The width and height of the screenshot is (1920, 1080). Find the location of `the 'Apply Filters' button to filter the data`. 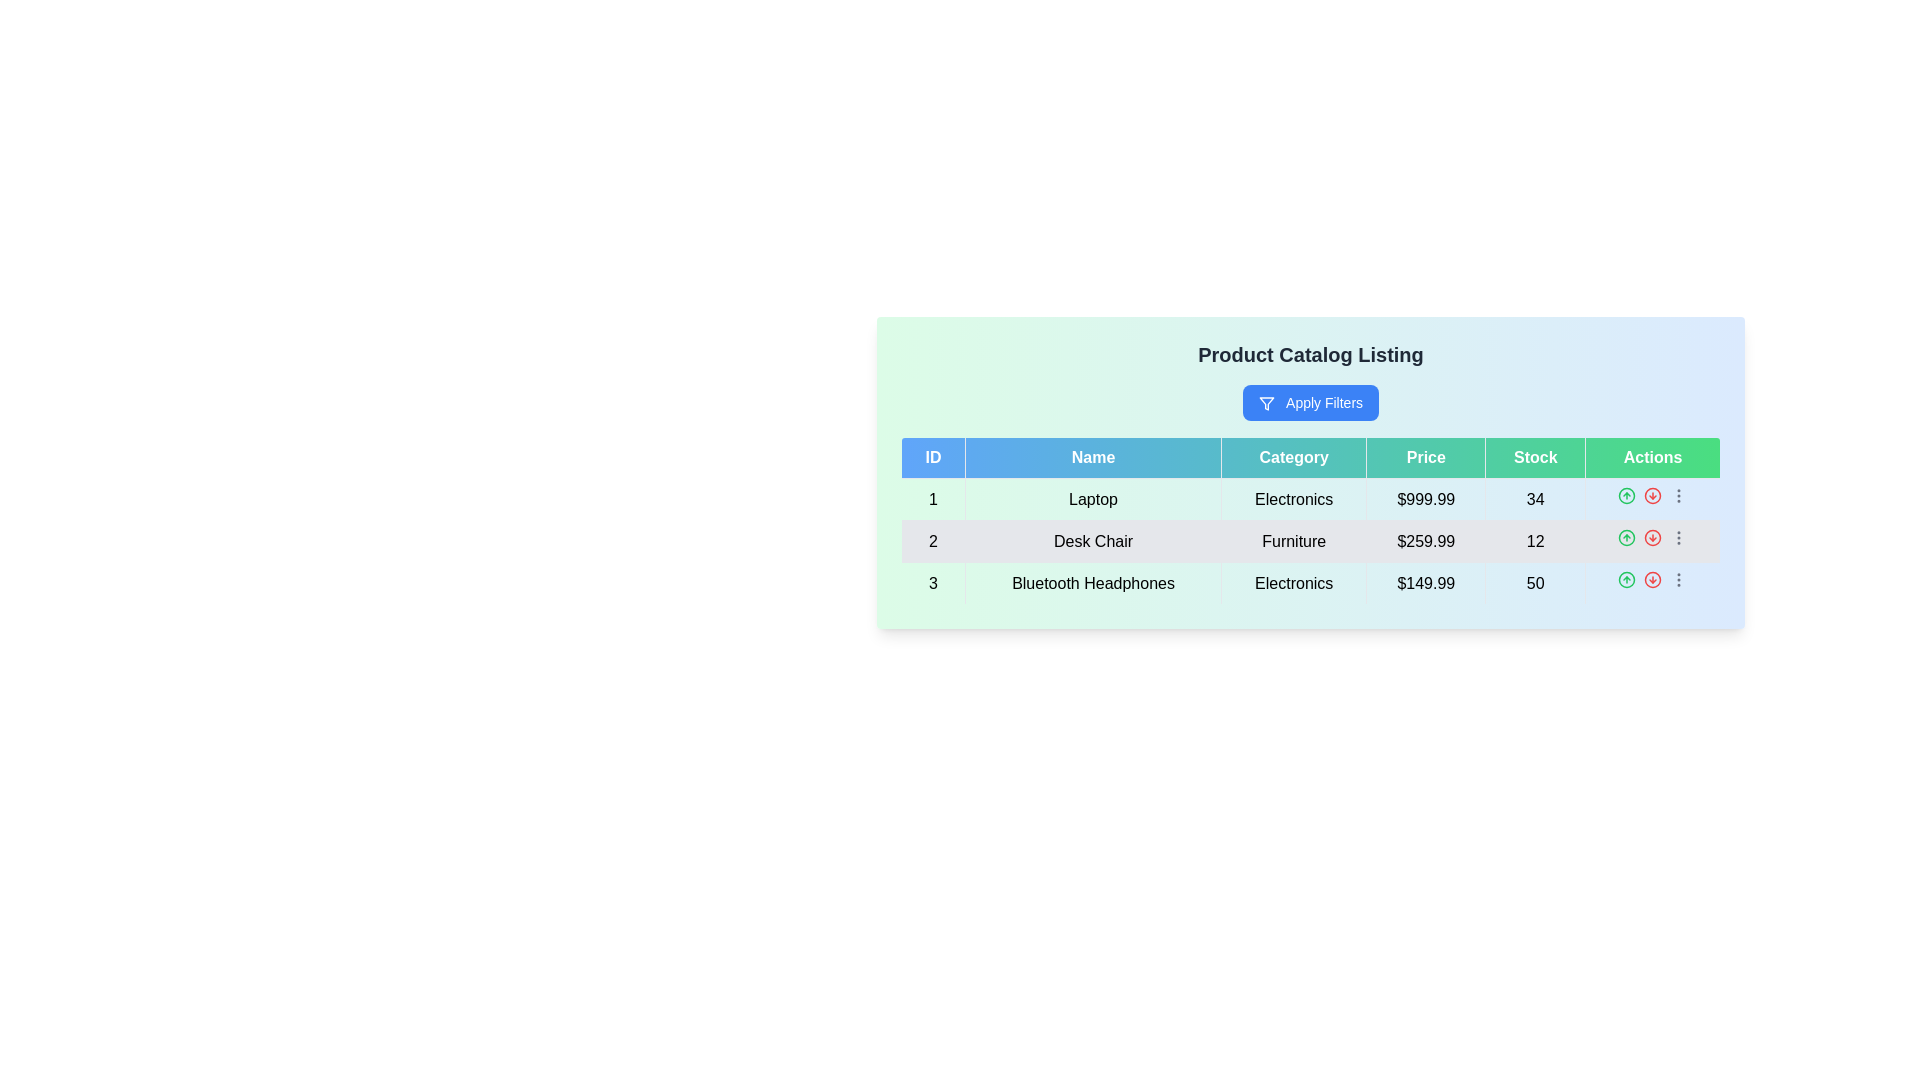

the 'Apply Filters' button to filter the data is located at coordinates (1310, 402).